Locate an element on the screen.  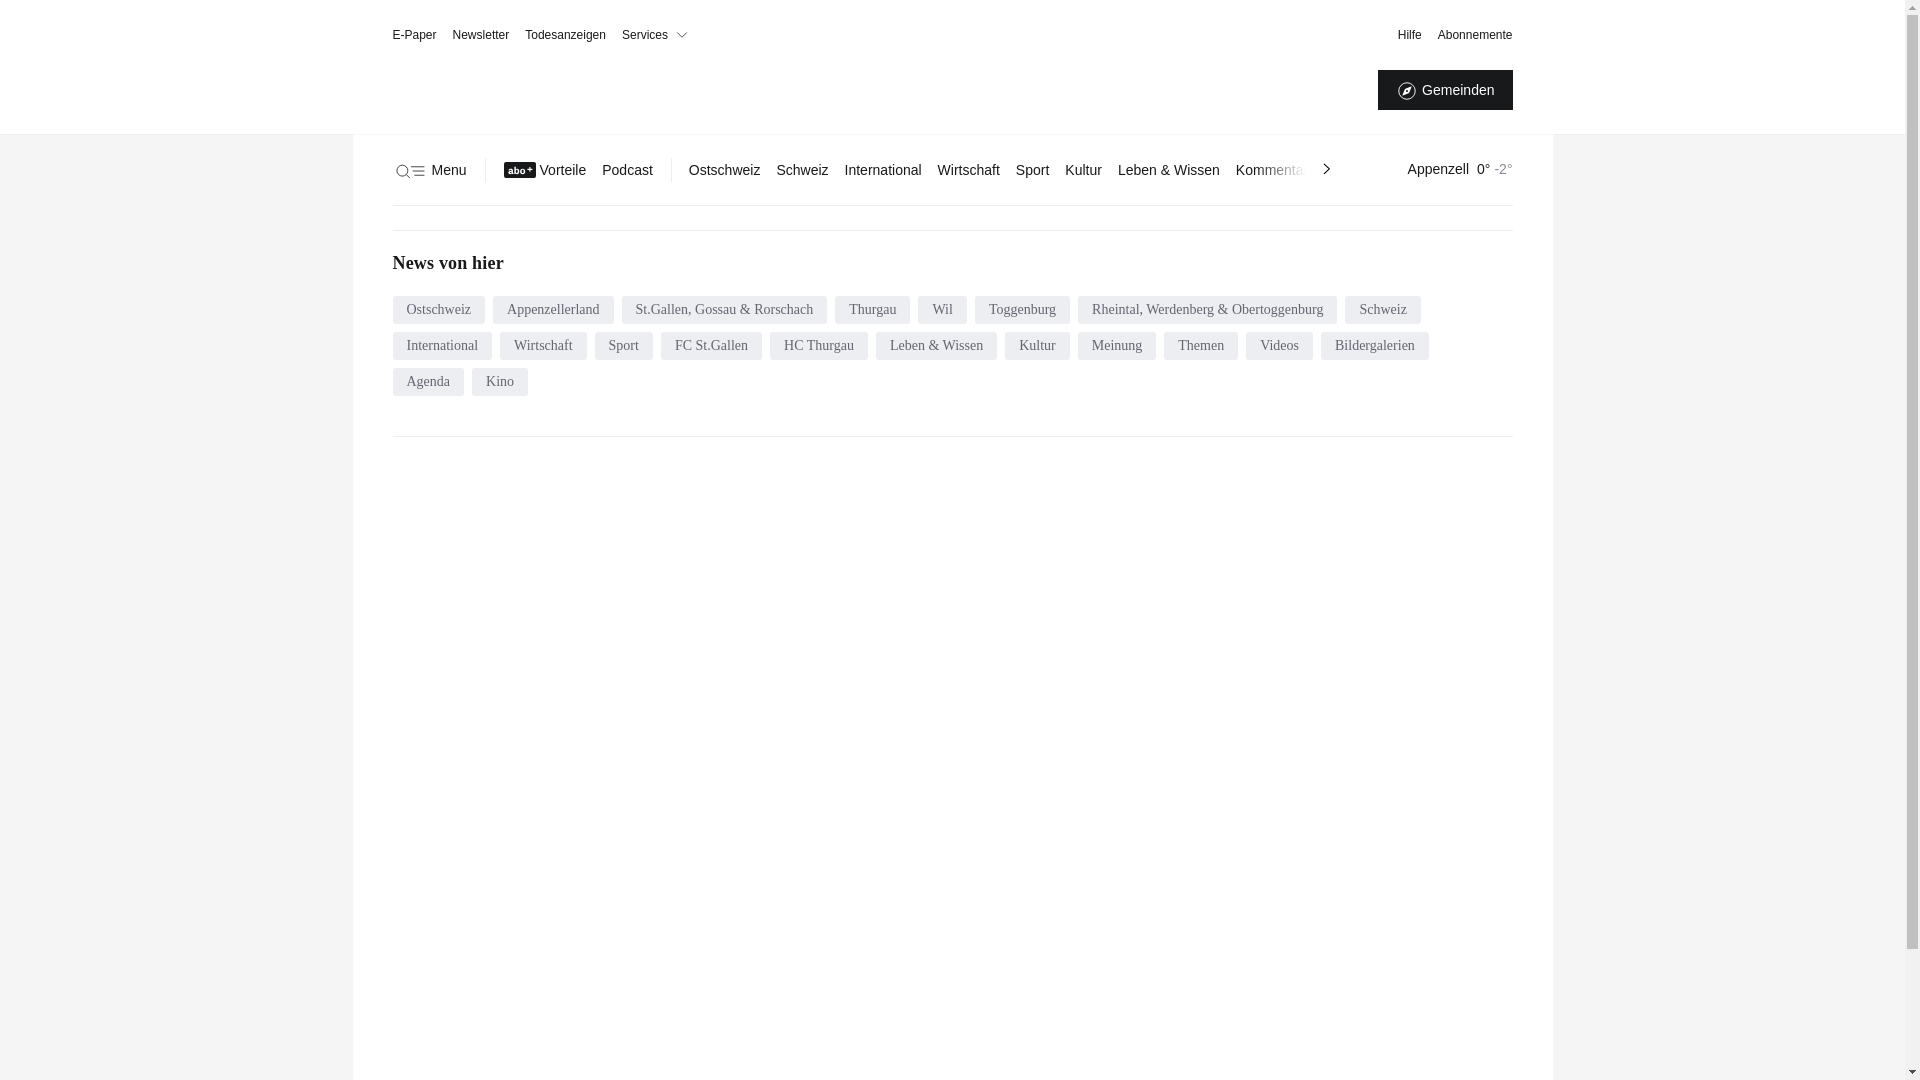
'Gemeinden' is located at coordinates (1444, 88).